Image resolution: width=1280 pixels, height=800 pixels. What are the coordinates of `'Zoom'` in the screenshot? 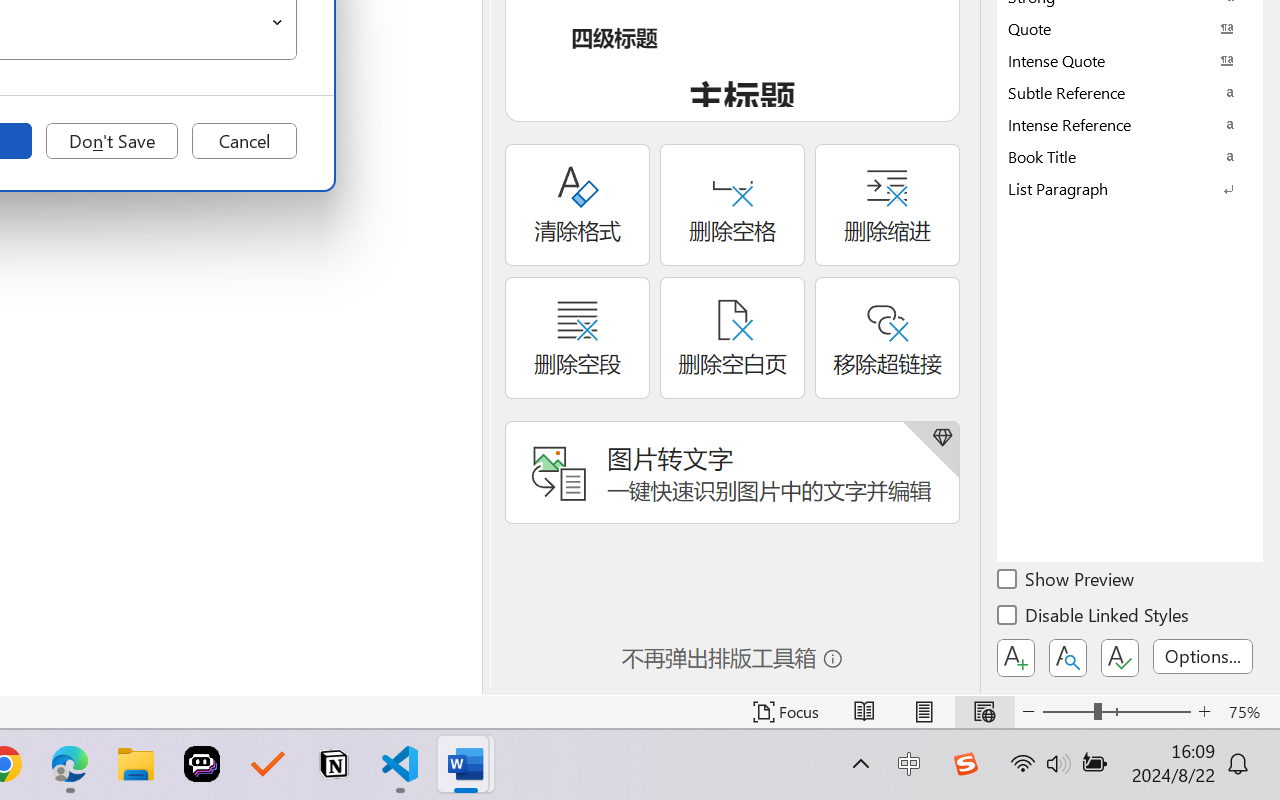 It's located at (1115, 711).